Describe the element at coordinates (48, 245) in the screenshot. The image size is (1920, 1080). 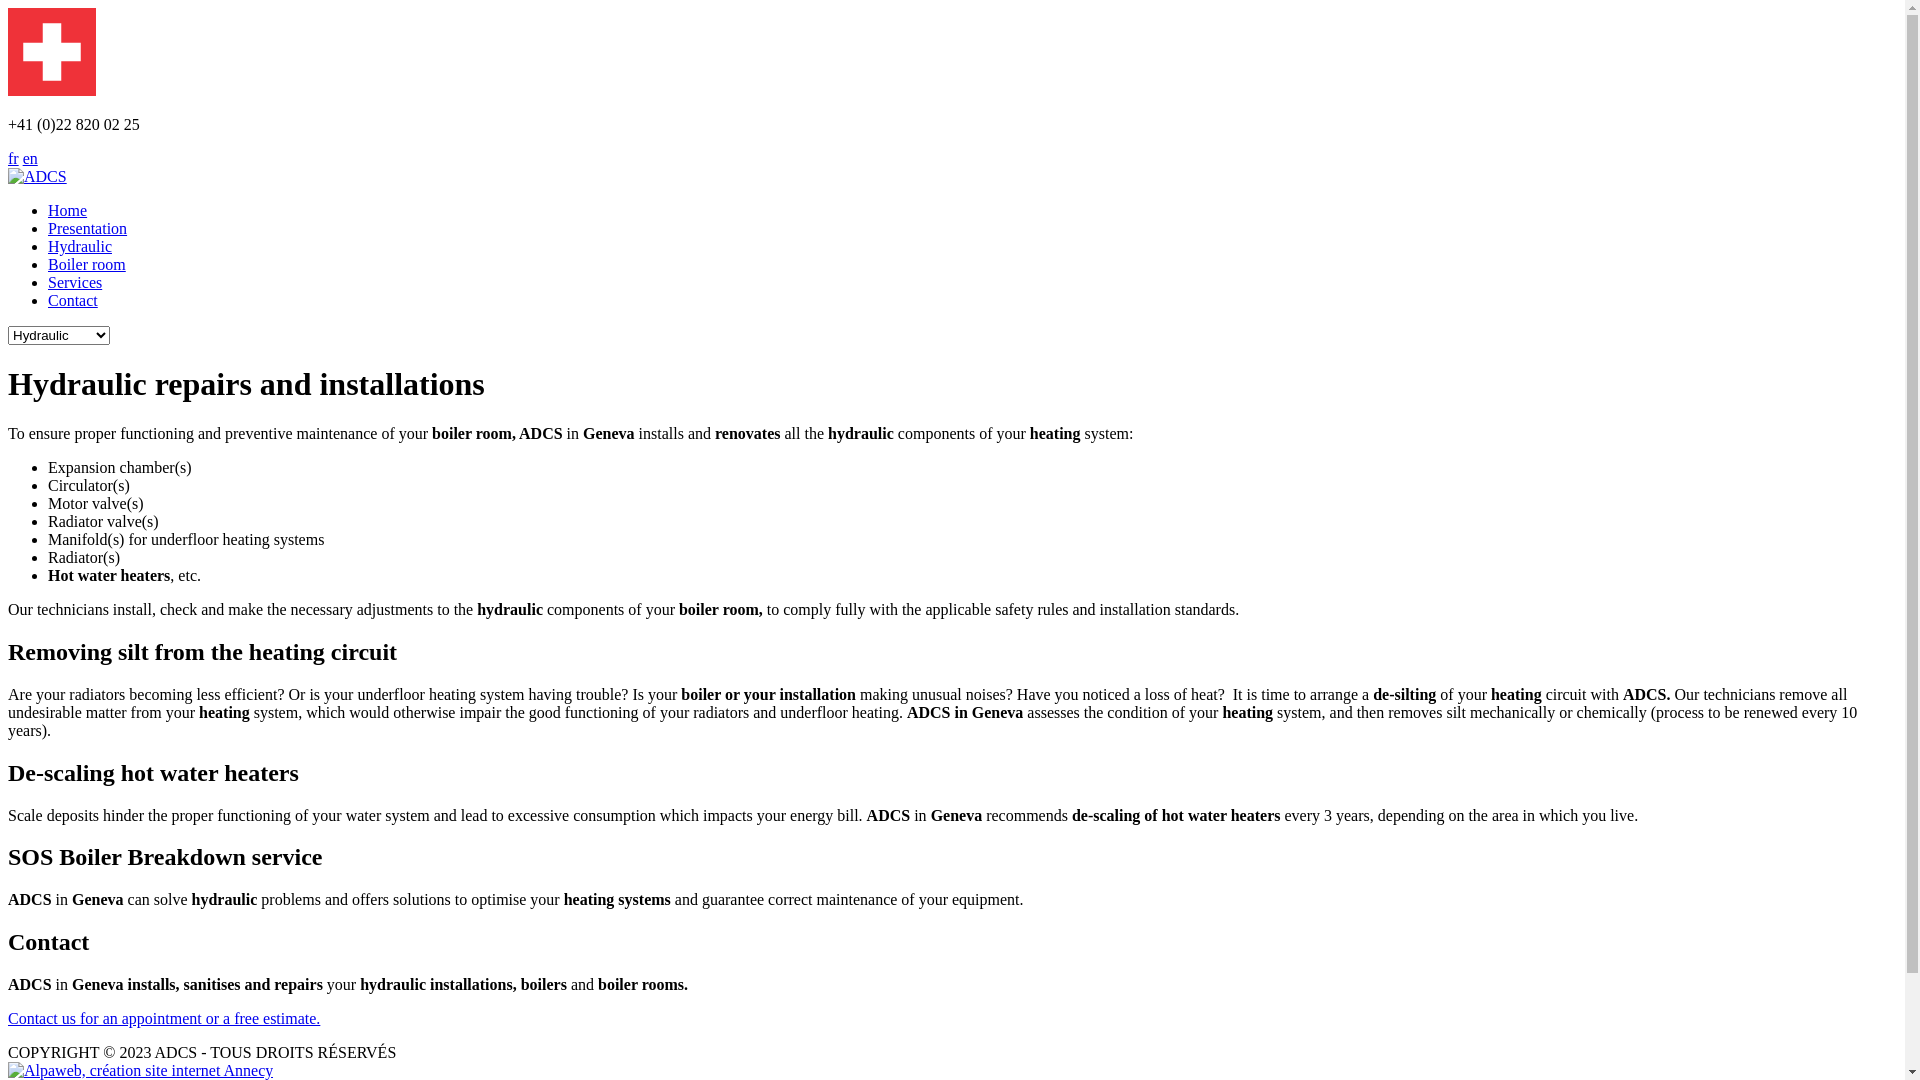
I see `'Hydraulic'` at that location.